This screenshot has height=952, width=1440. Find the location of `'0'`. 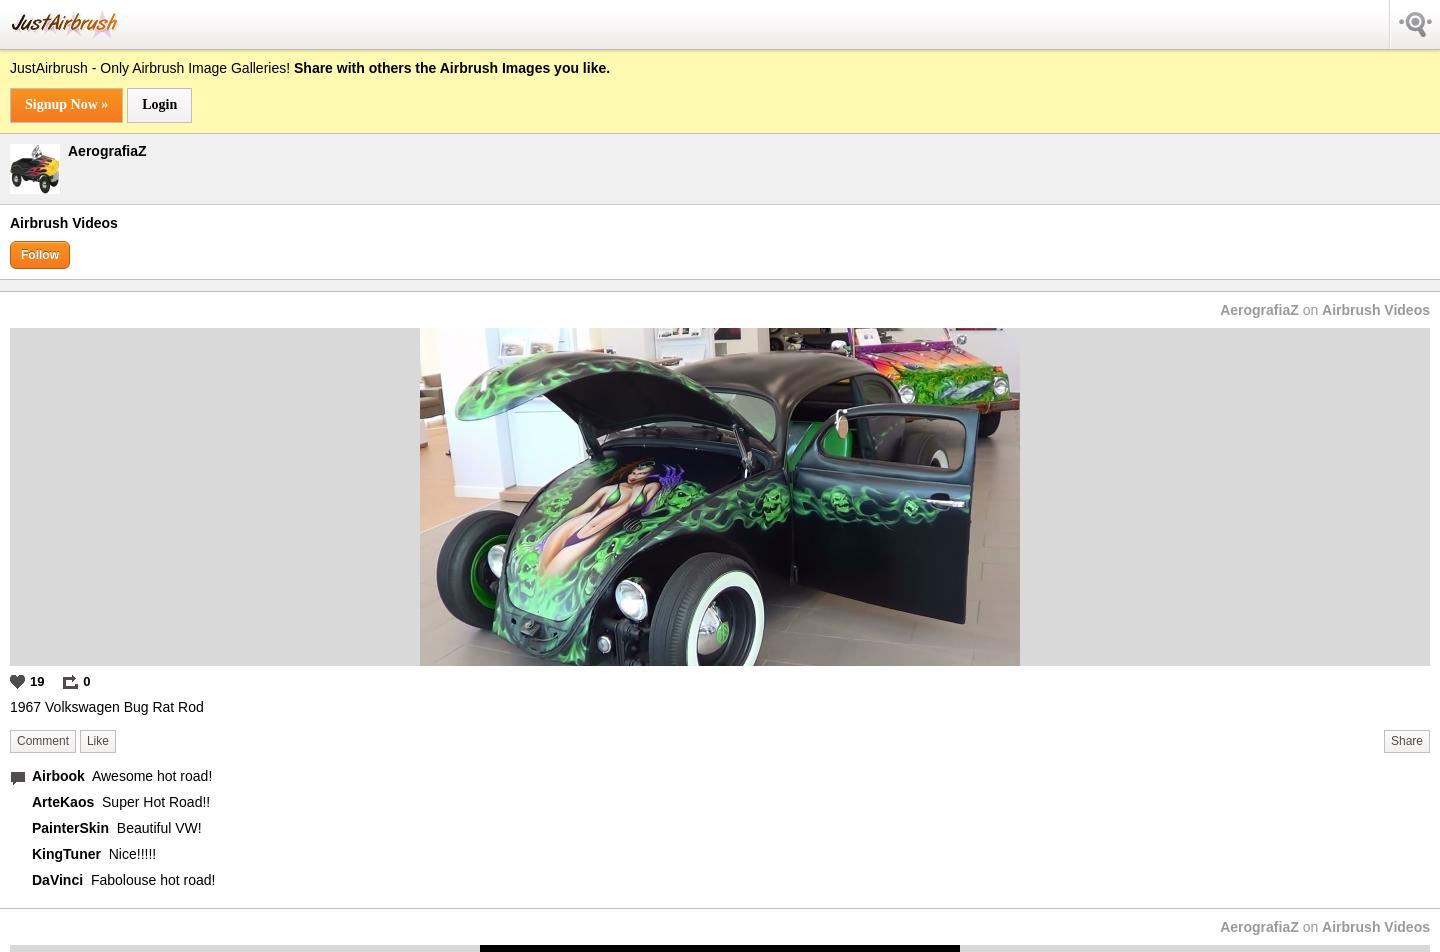

'0' is located at coordinates (82, 680).